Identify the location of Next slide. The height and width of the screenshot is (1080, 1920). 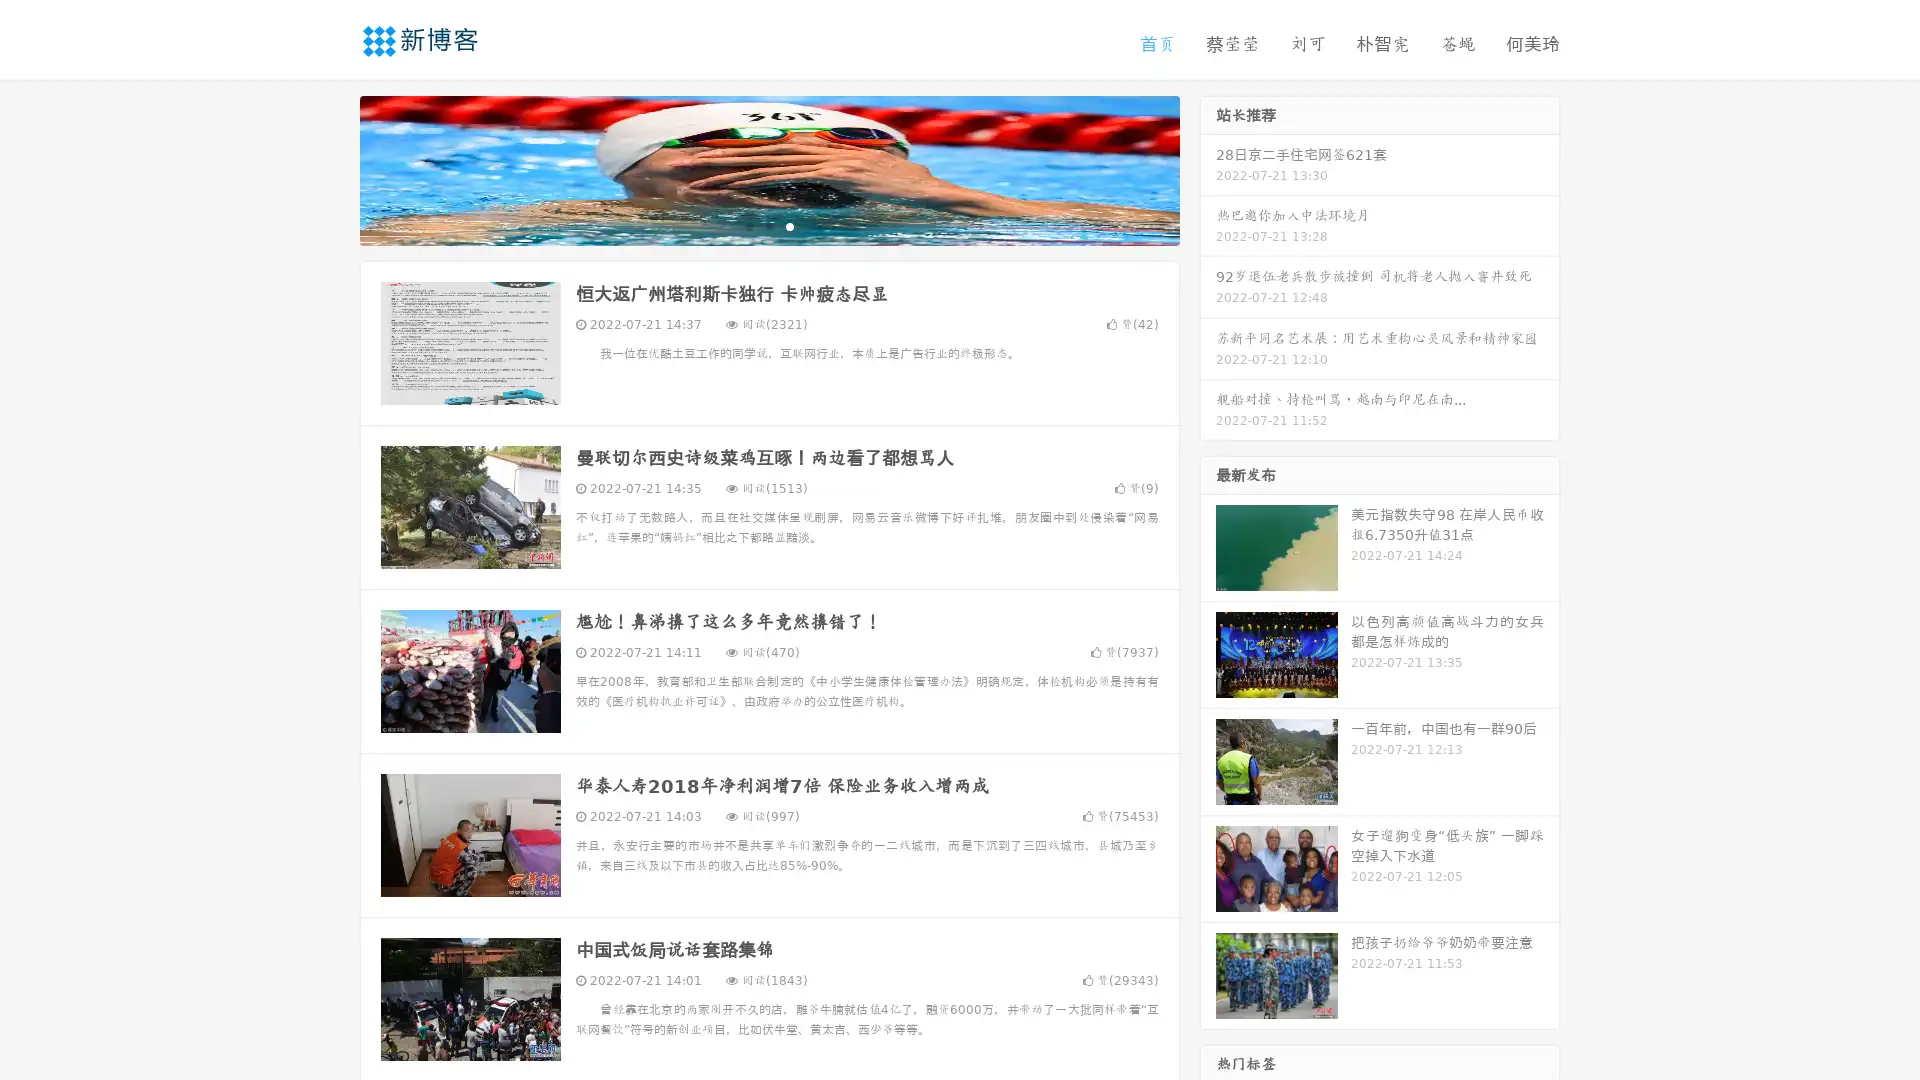
(1208, 168).